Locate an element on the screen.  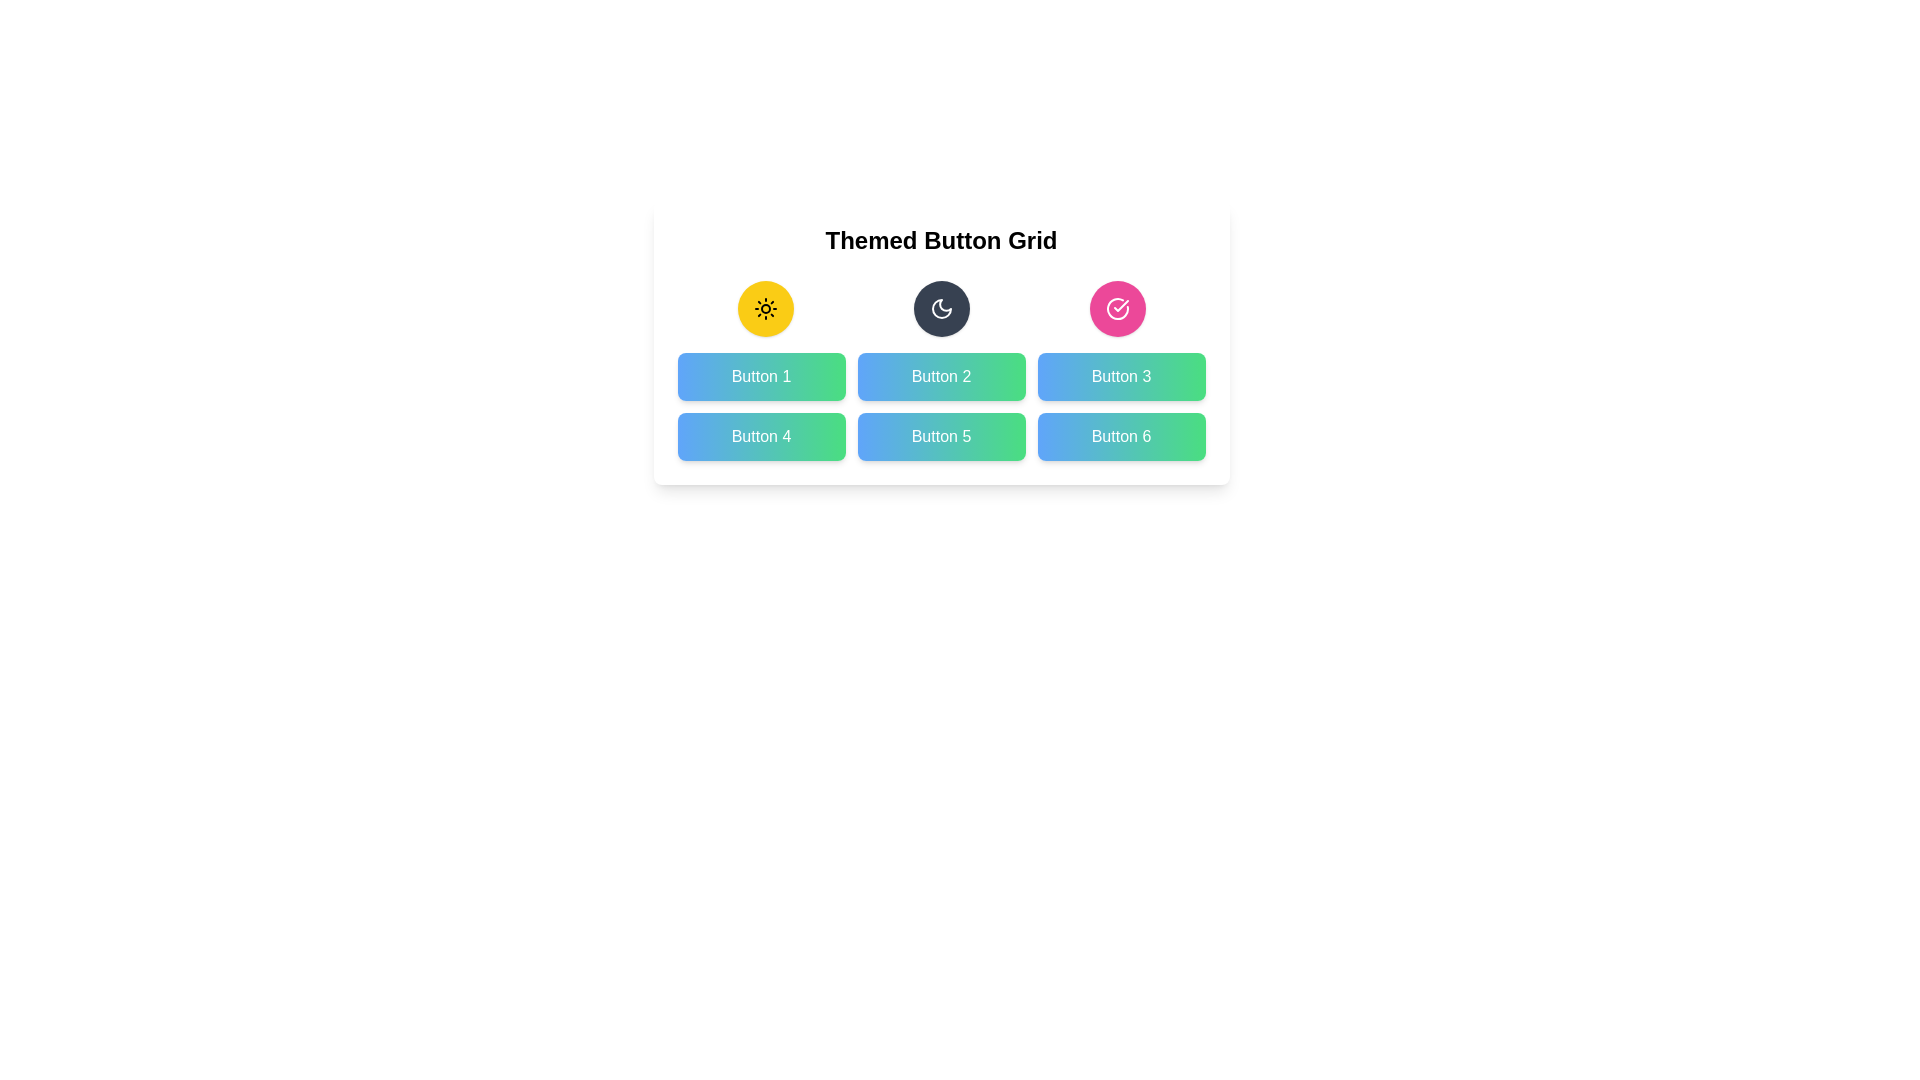
the decorative moon SVG icon located in the second button of the top row, which symbolizes a night or dark mode theme is located at coordinates (940, 308).